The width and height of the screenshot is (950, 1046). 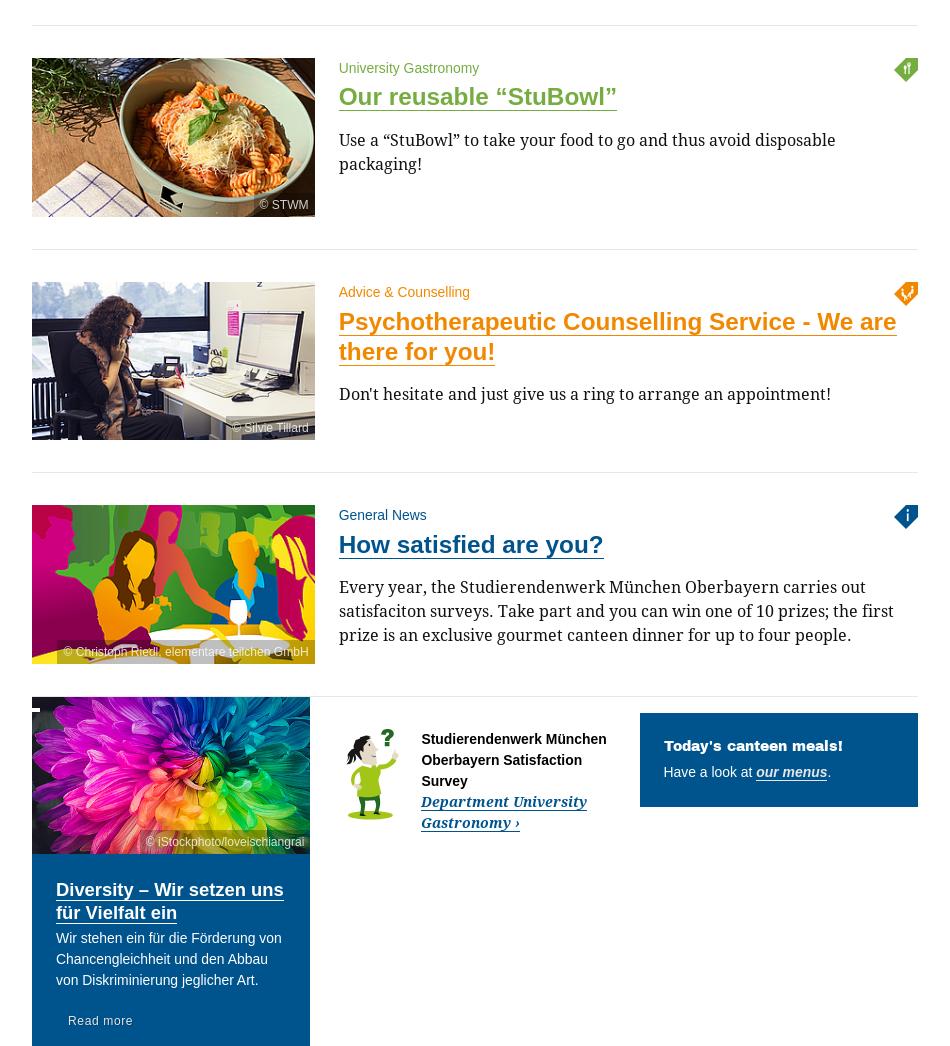 What do you see at coordinates (615, 611) in the screenshot?
I see `'Every year, the Studierendenwerk München Oberbayern carries out satisfaciton surveys. Take part and you can win one of 10 prizes; the first prize is an exclusive gourmet canteen dinner for up to four people.'` at bounding box center [615, 611].